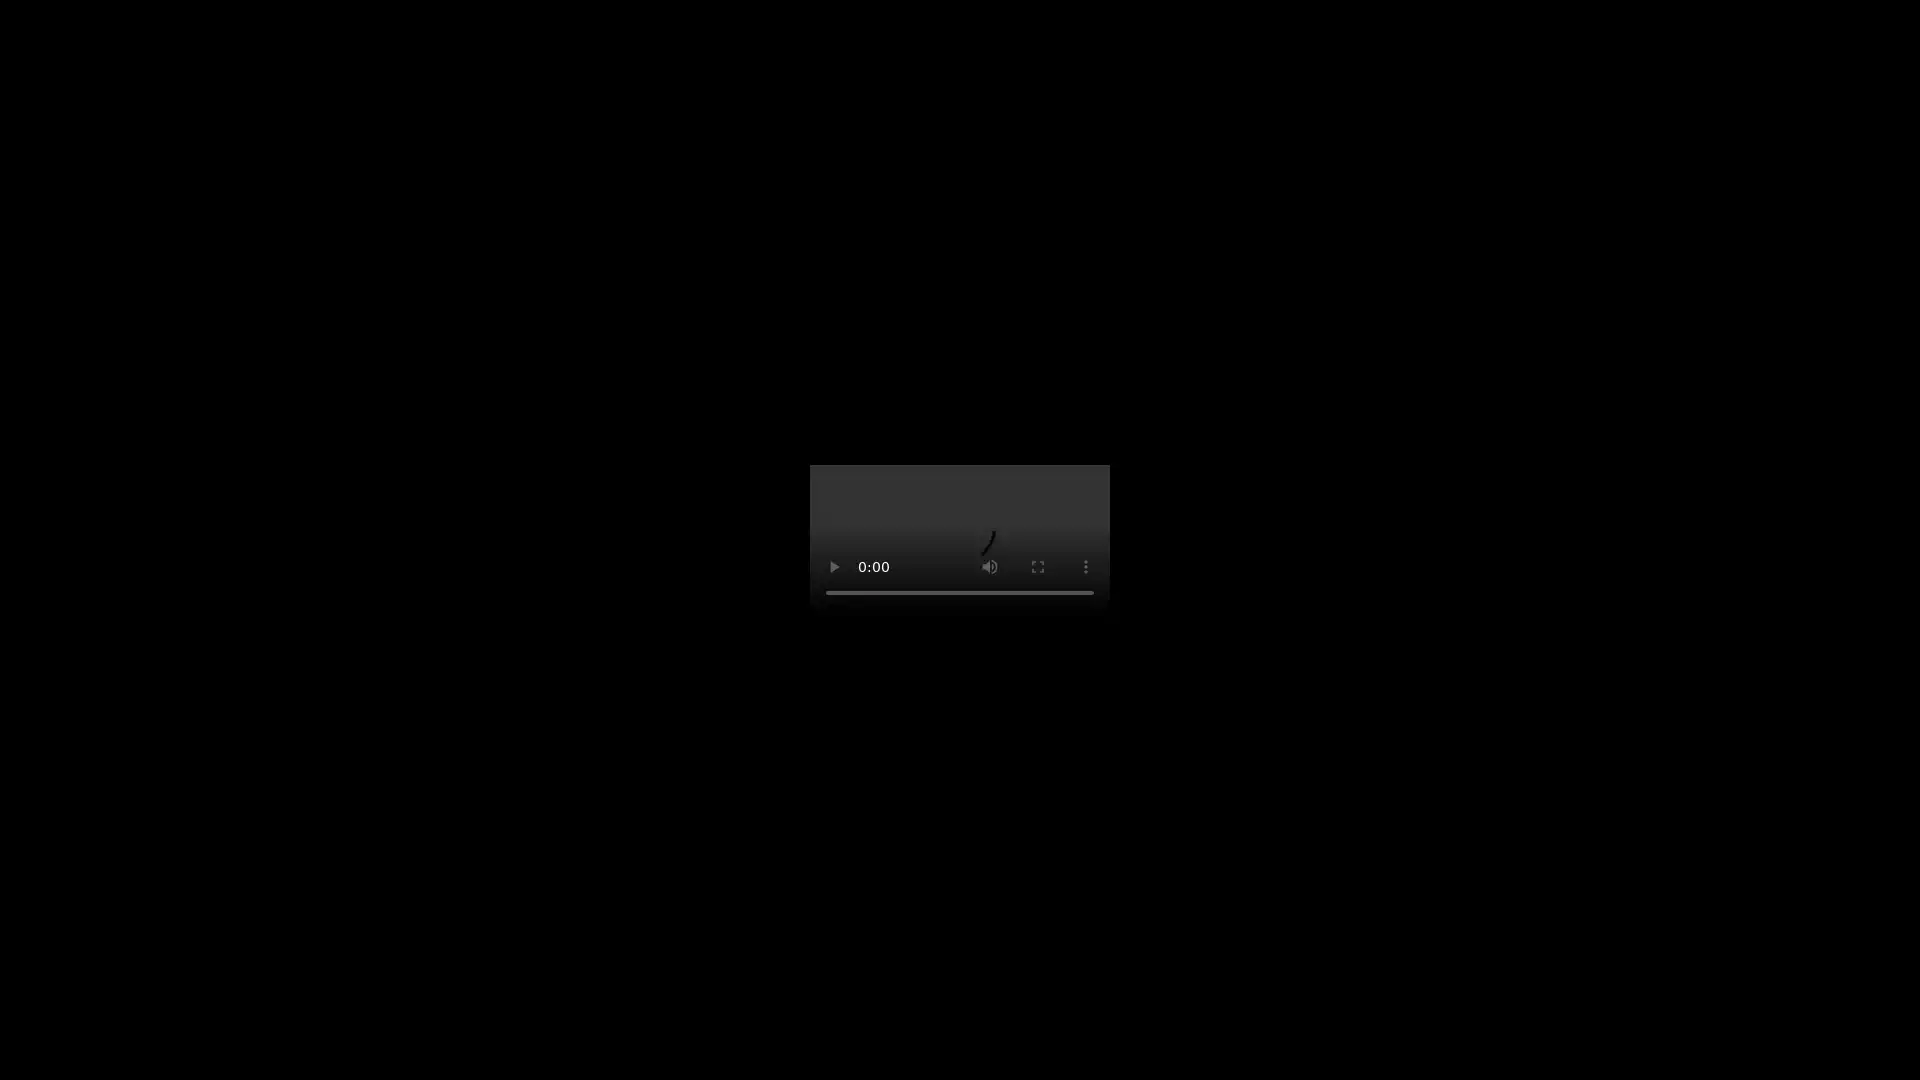 The width and height of the screenshot is (1920, 1080). What do you see at coordinates (1037, 567) in the screenshot?
I see `enter full screen` at bounding box center [1037, 567].